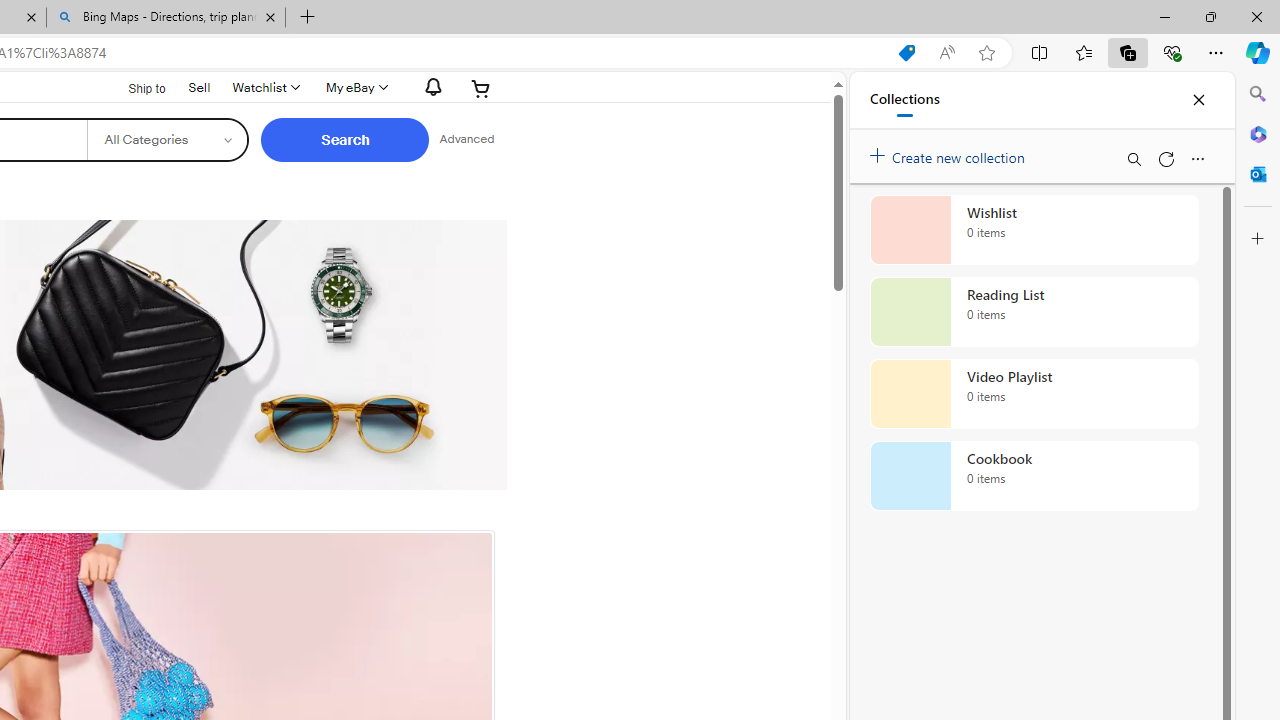  I want to click on 'Reading List collection, 0 items', so click(1034, 312).